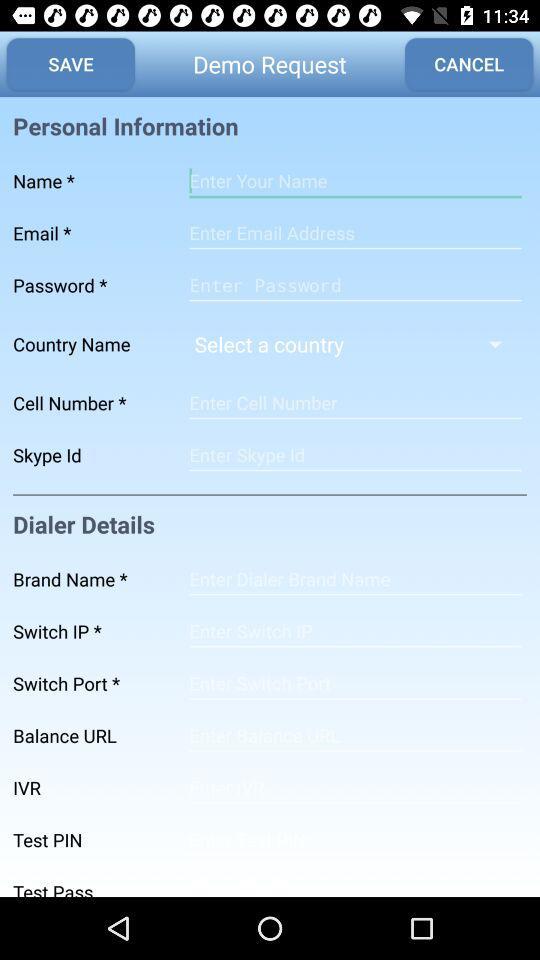 Image resolution: width=540 pixels, height=960 pixels. What do you see at coordinates (354, 579) in the screenshot?
I see `brand name` at bounding box center [354, 579].